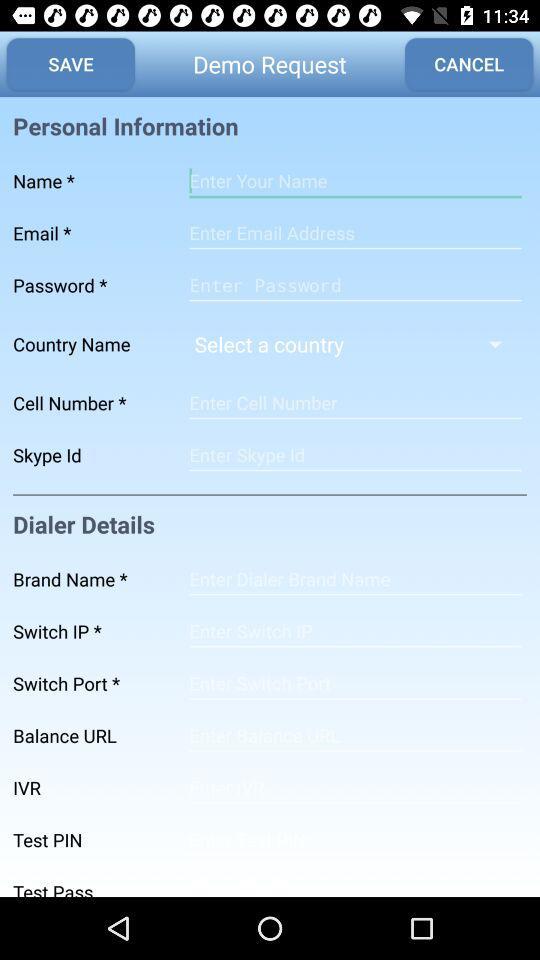 Image resolution: width=540 pixels, height=960 pixels. What do you see at coordinates (354, 579) in the screenshot?
I see `brand name` at bounding box center [354, 579].